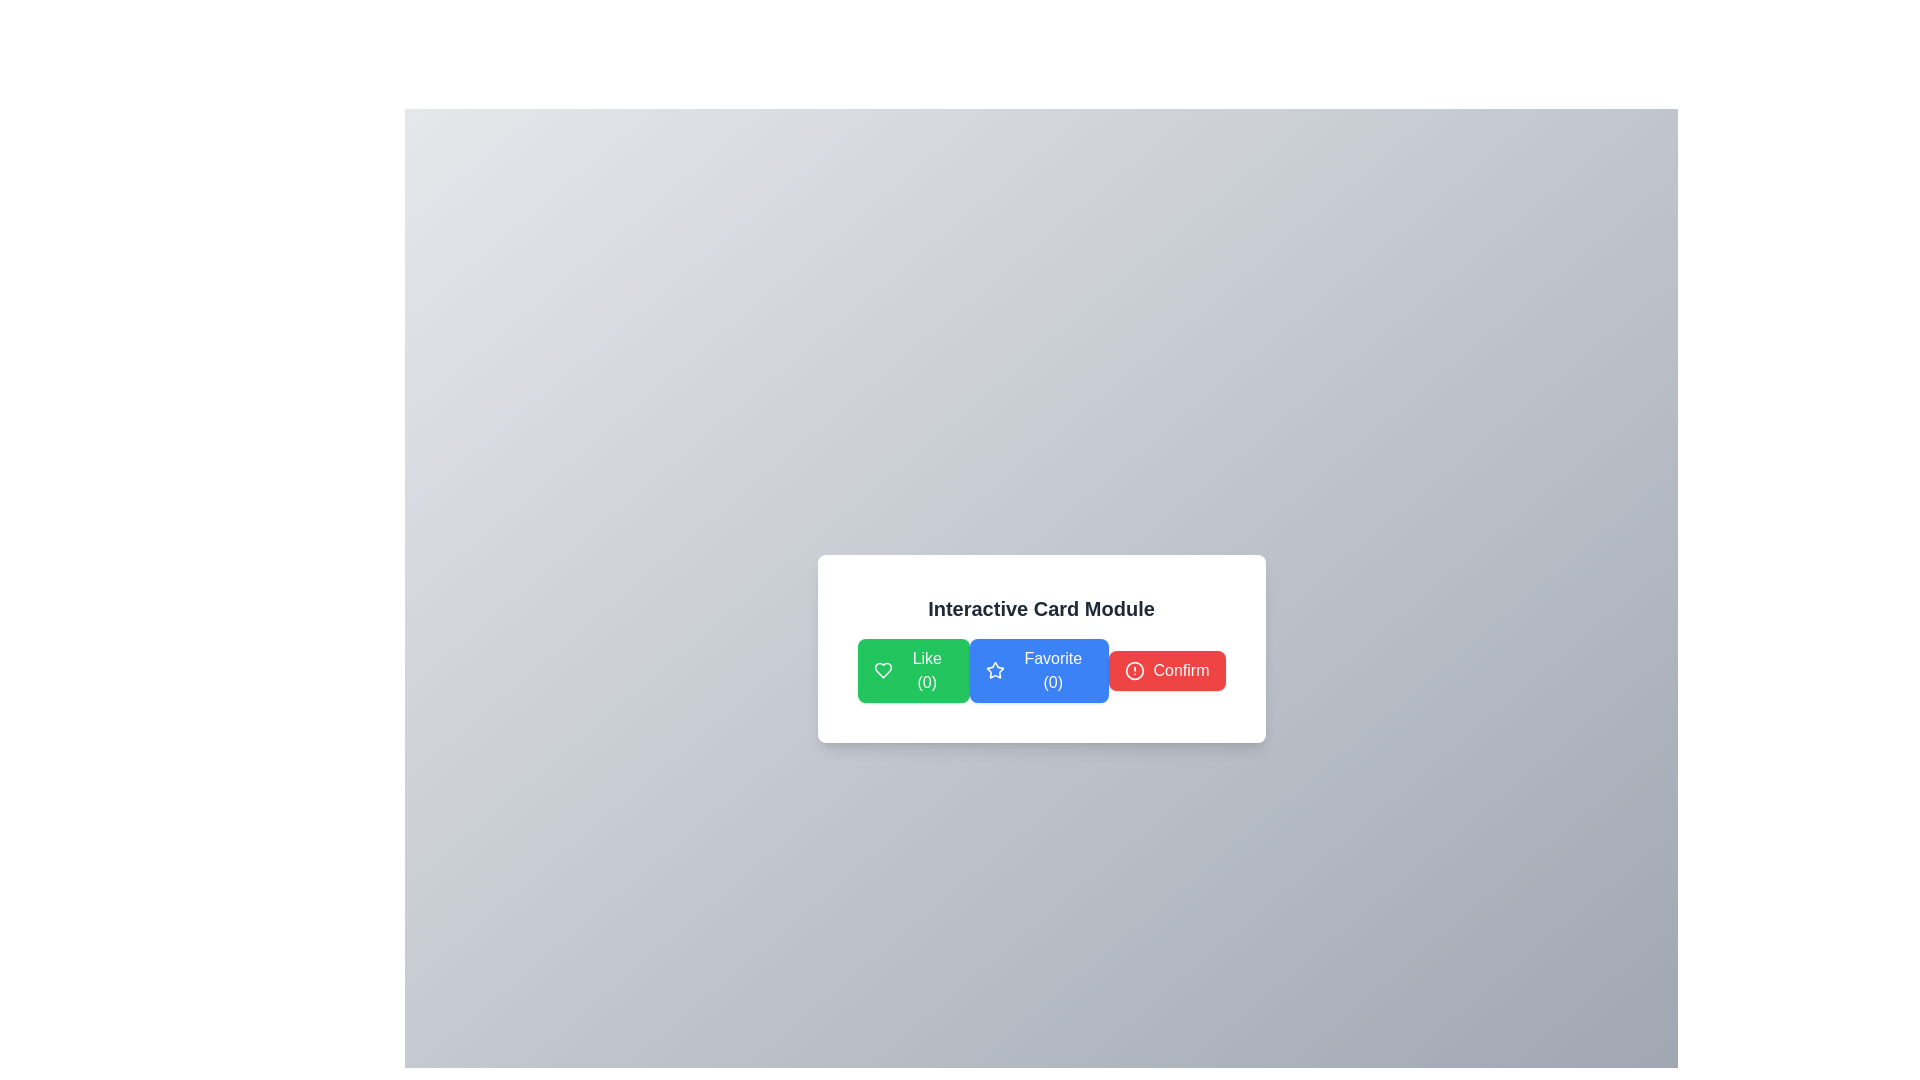  Describe the element at coordinates (1181, 671) in the screenshot. I see `the red button labeled 'Confirm' which is the rightmost button in the interactive module to confirm the action` at that location.